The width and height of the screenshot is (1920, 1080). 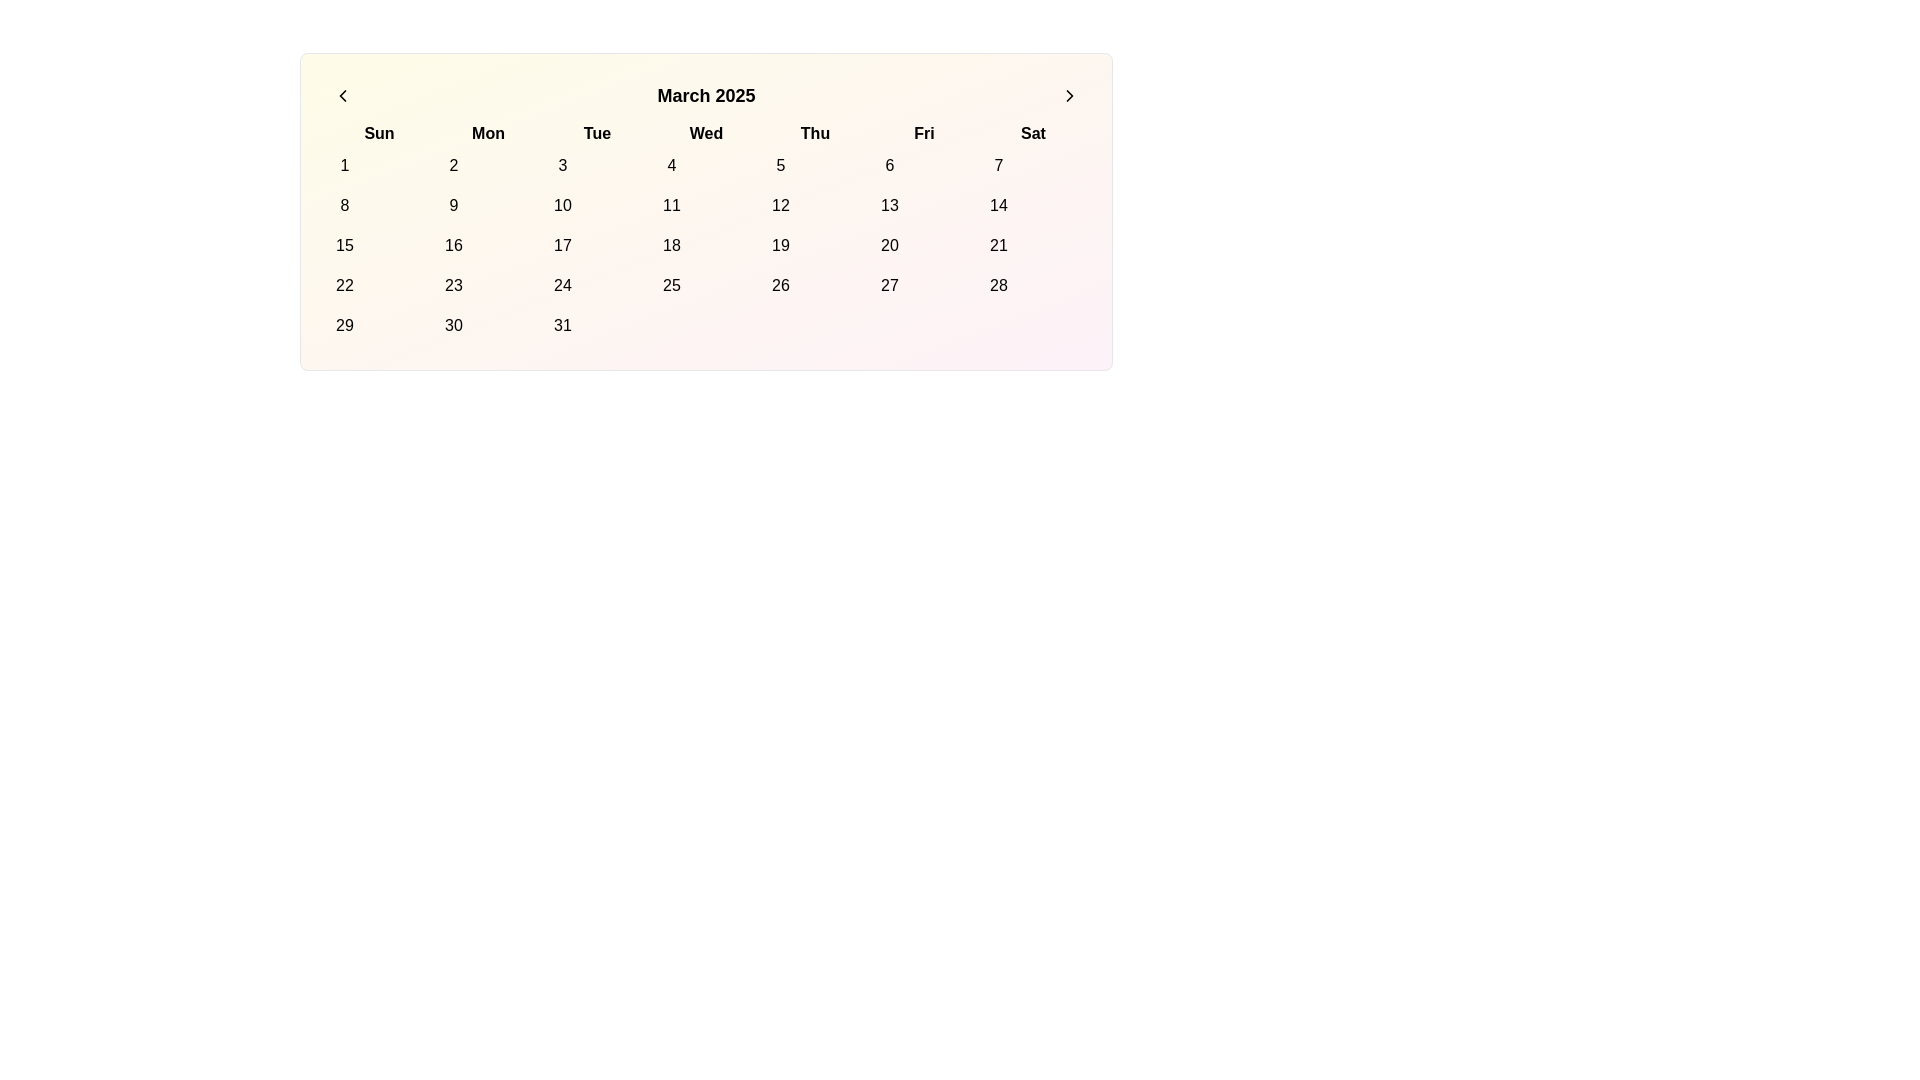 I want to click on the 'next' button icon located on the right-hand side of the top bar in the calendar interface, so click(x=1069, y=96).